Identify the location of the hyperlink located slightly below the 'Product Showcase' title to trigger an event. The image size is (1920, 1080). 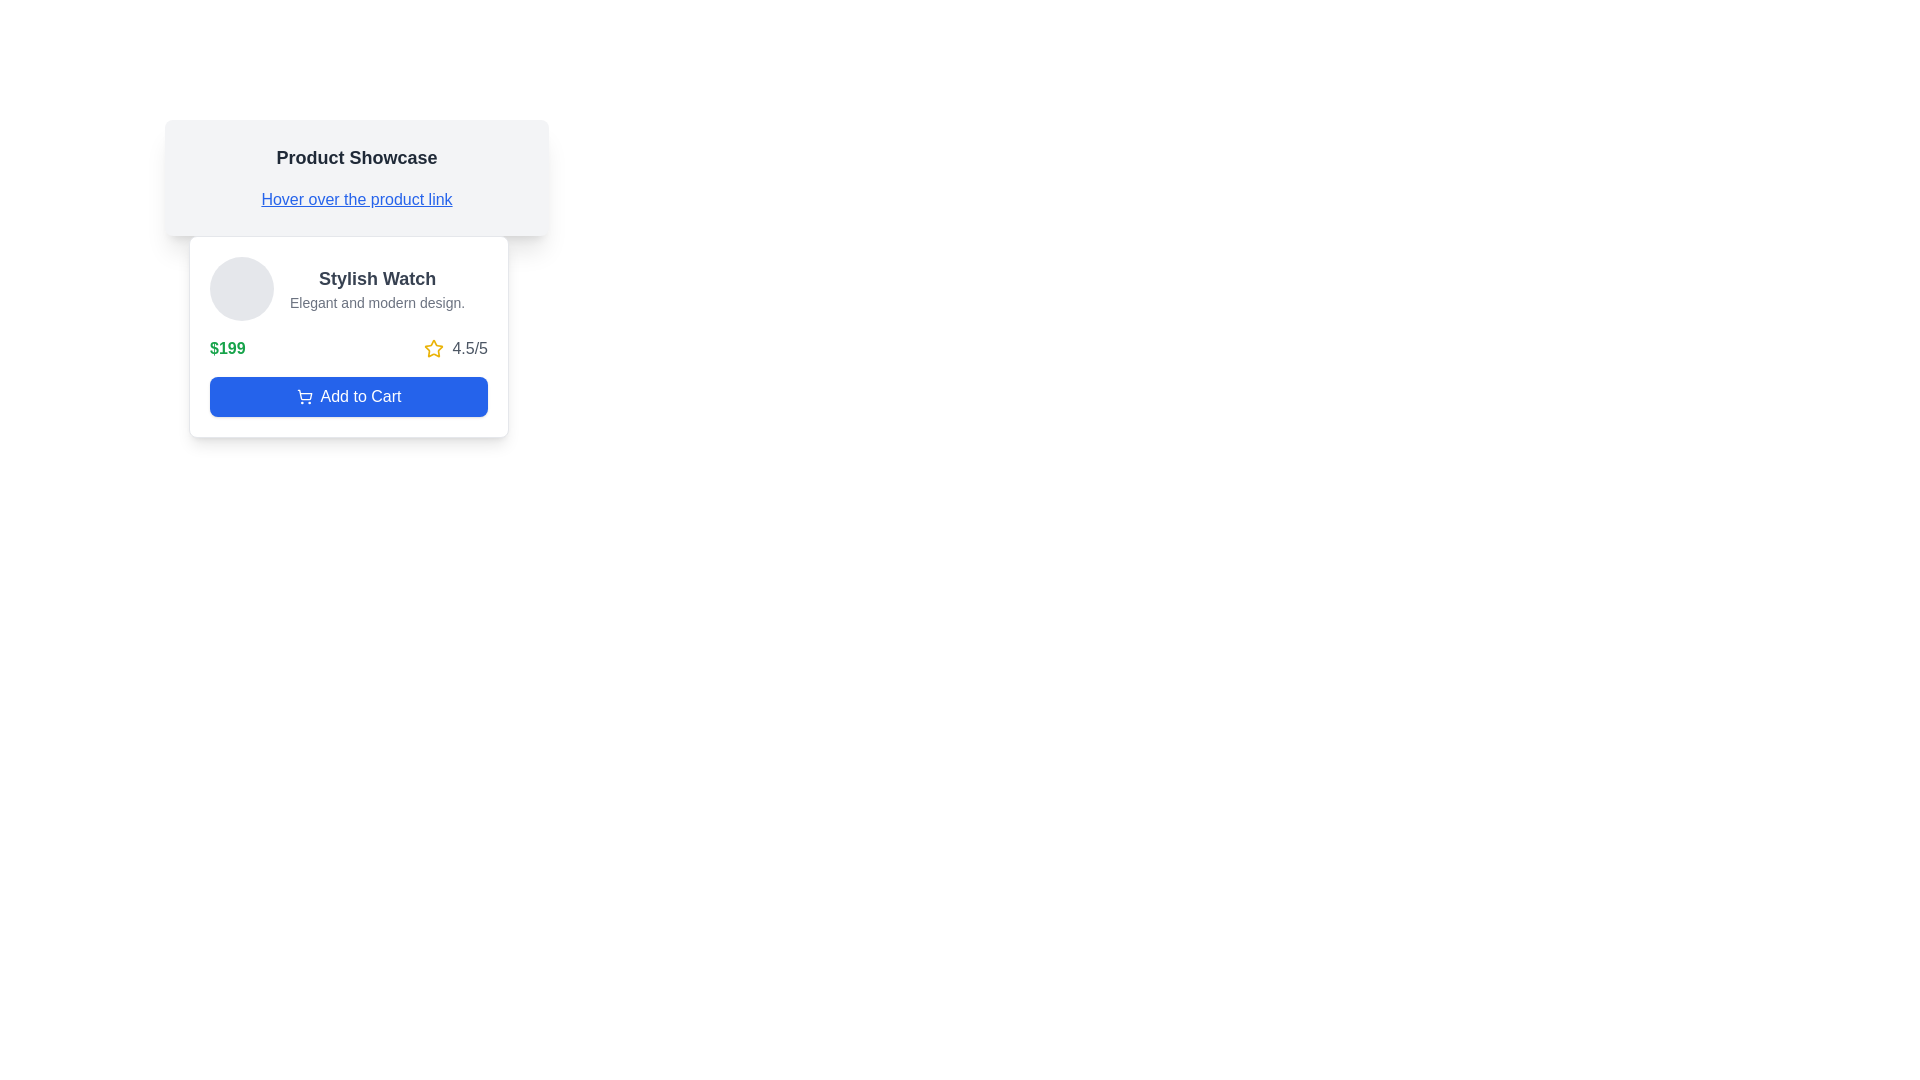
(356, 200).